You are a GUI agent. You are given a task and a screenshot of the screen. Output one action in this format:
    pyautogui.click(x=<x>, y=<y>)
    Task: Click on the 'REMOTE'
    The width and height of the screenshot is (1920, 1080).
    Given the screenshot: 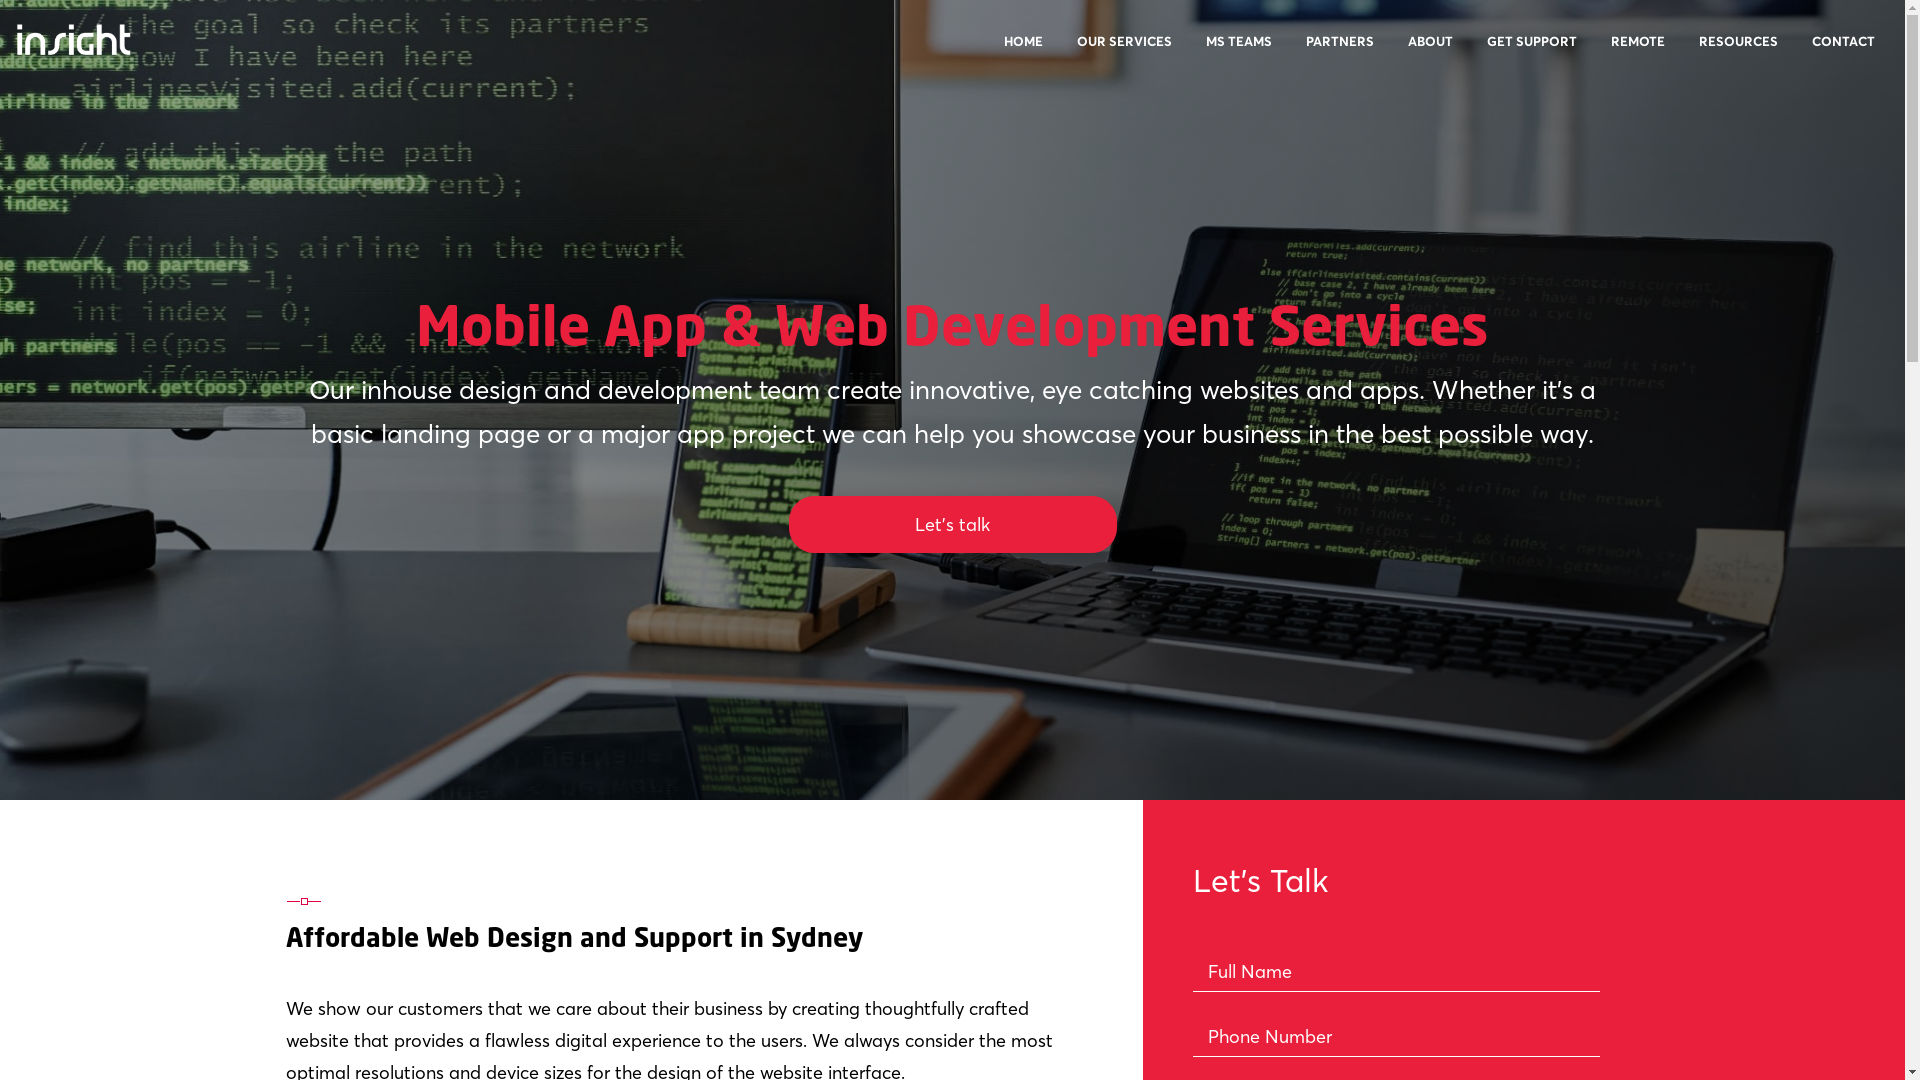 What is the action you would take?
    pyautogui.click(x=1595, y=52)
    